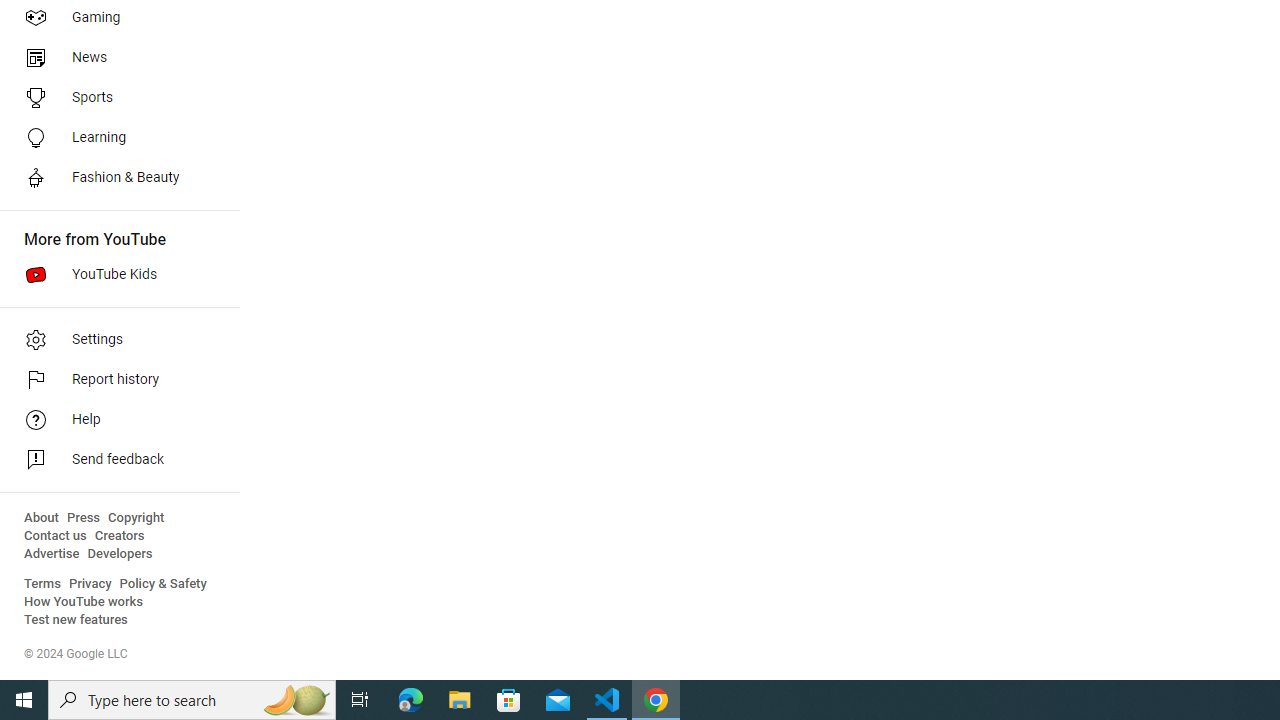 Image resolution: width=1280 pixels, height=720 pixels. What do you see at coordinates (118, 535) in the screenshot?
I see `'Creators'` at bounding box center [118, 535].